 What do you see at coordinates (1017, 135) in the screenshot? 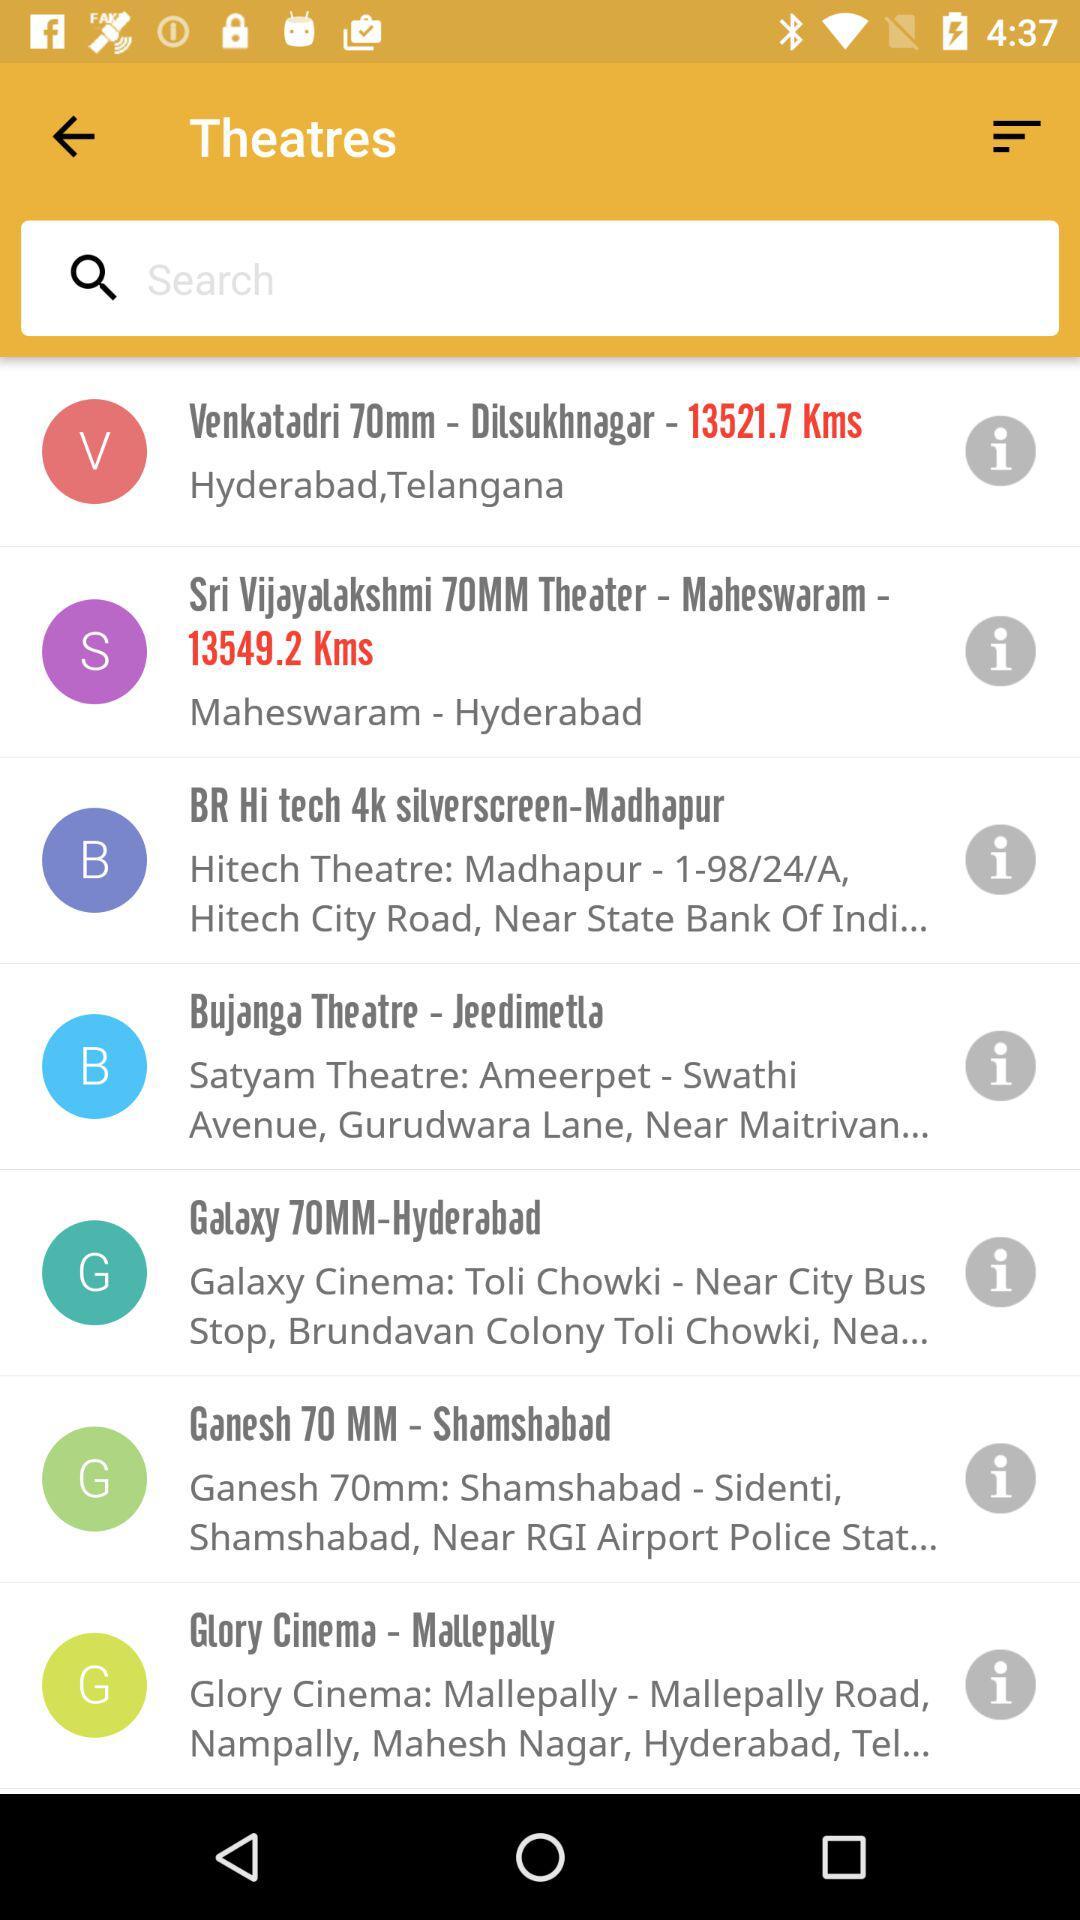
I see `the icon to the right of theatres item` at bounding box center [1017, 135].